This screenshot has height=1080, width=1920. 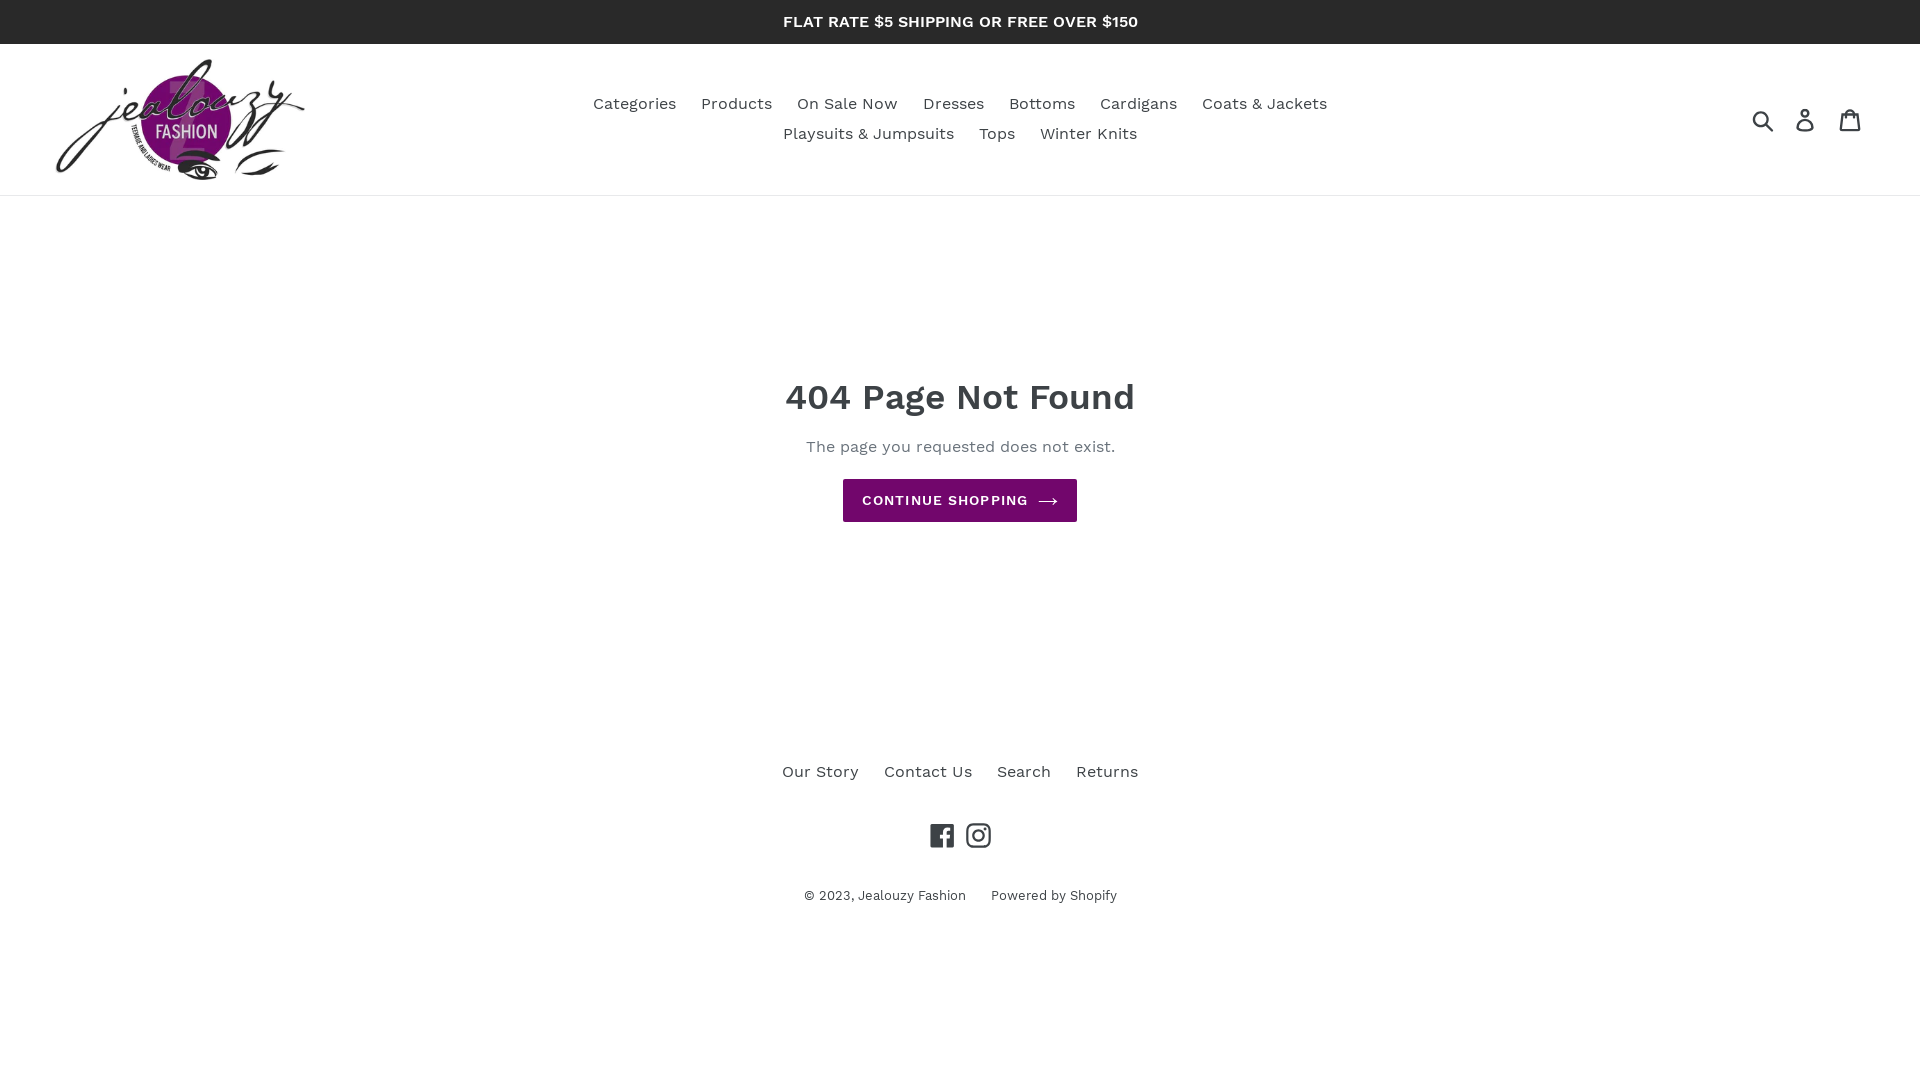 I want to click on 'Products', so click(x=735, y=104).